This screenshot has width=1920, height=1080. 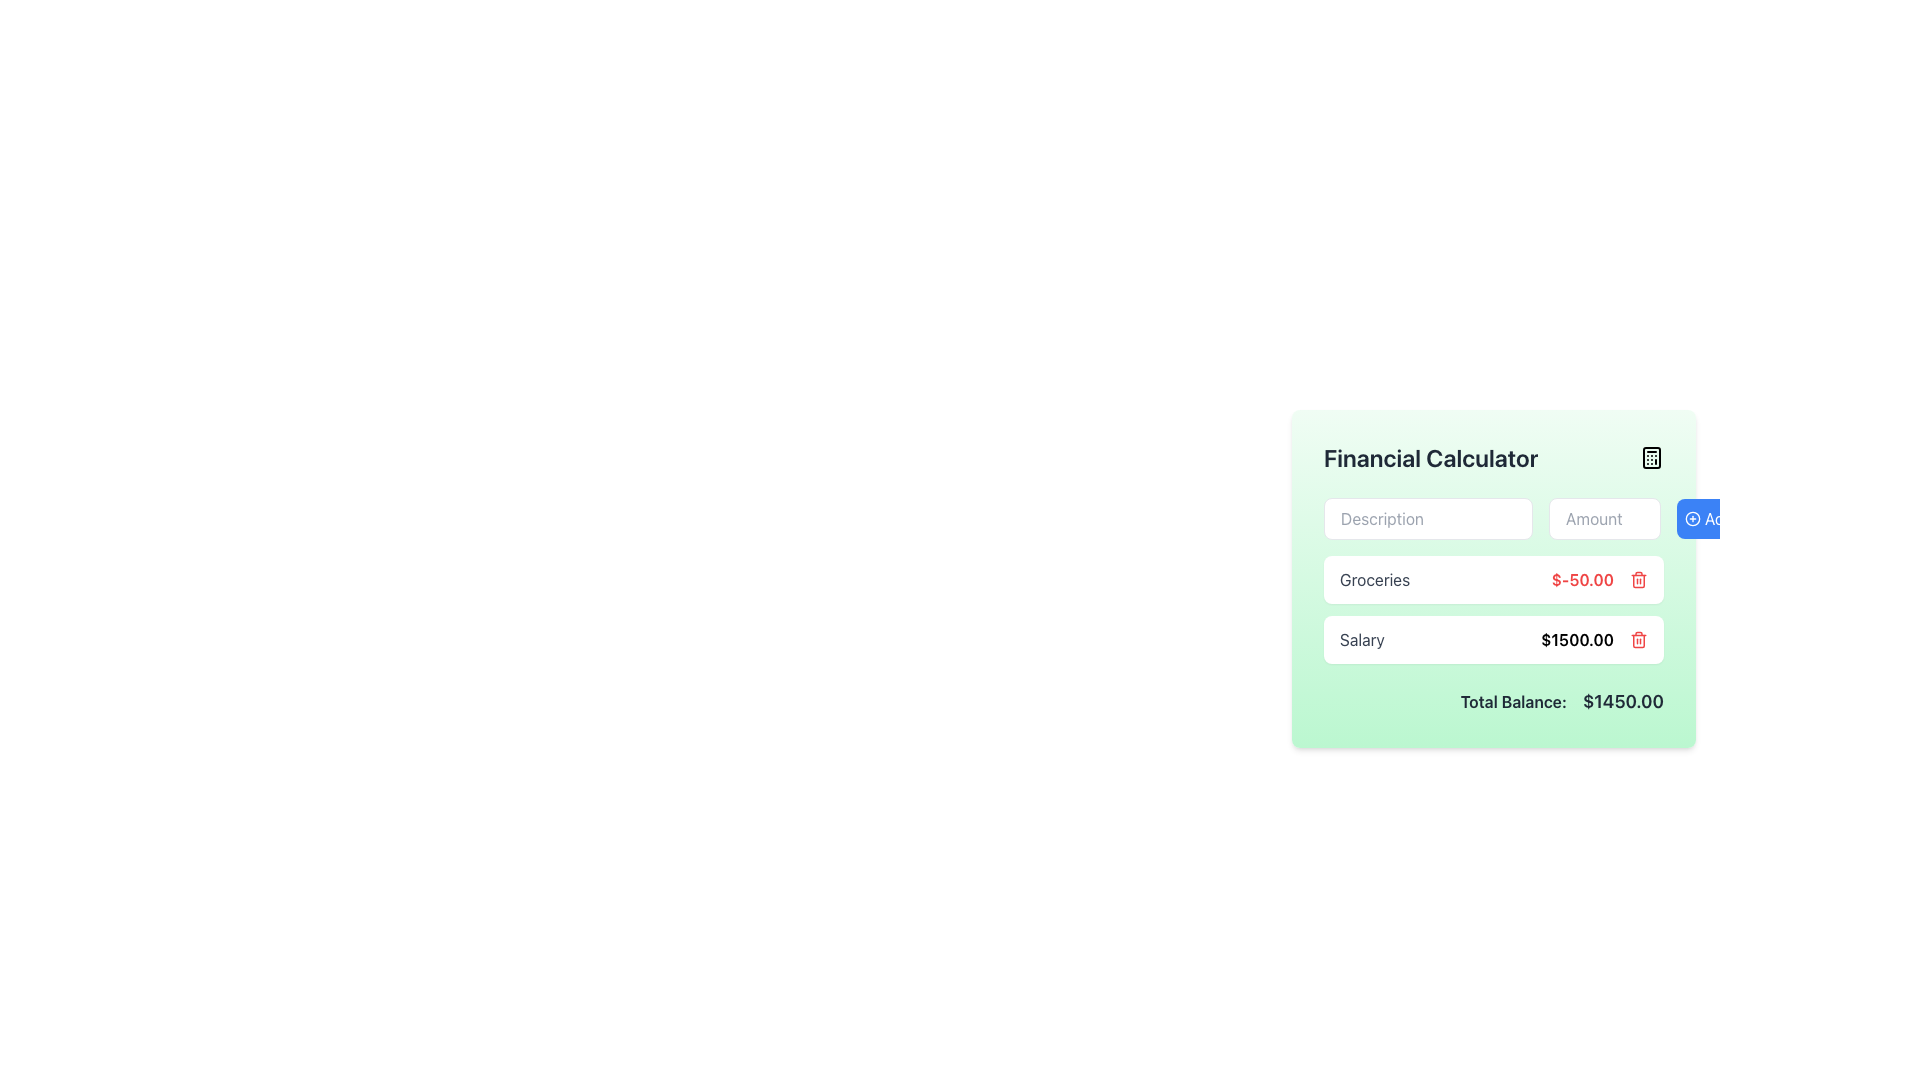 I want to click on the 'Add' button with a blue background and white text, located at the rightmost end of the row in the financial calculator interface, so click(x=1708, y=518).